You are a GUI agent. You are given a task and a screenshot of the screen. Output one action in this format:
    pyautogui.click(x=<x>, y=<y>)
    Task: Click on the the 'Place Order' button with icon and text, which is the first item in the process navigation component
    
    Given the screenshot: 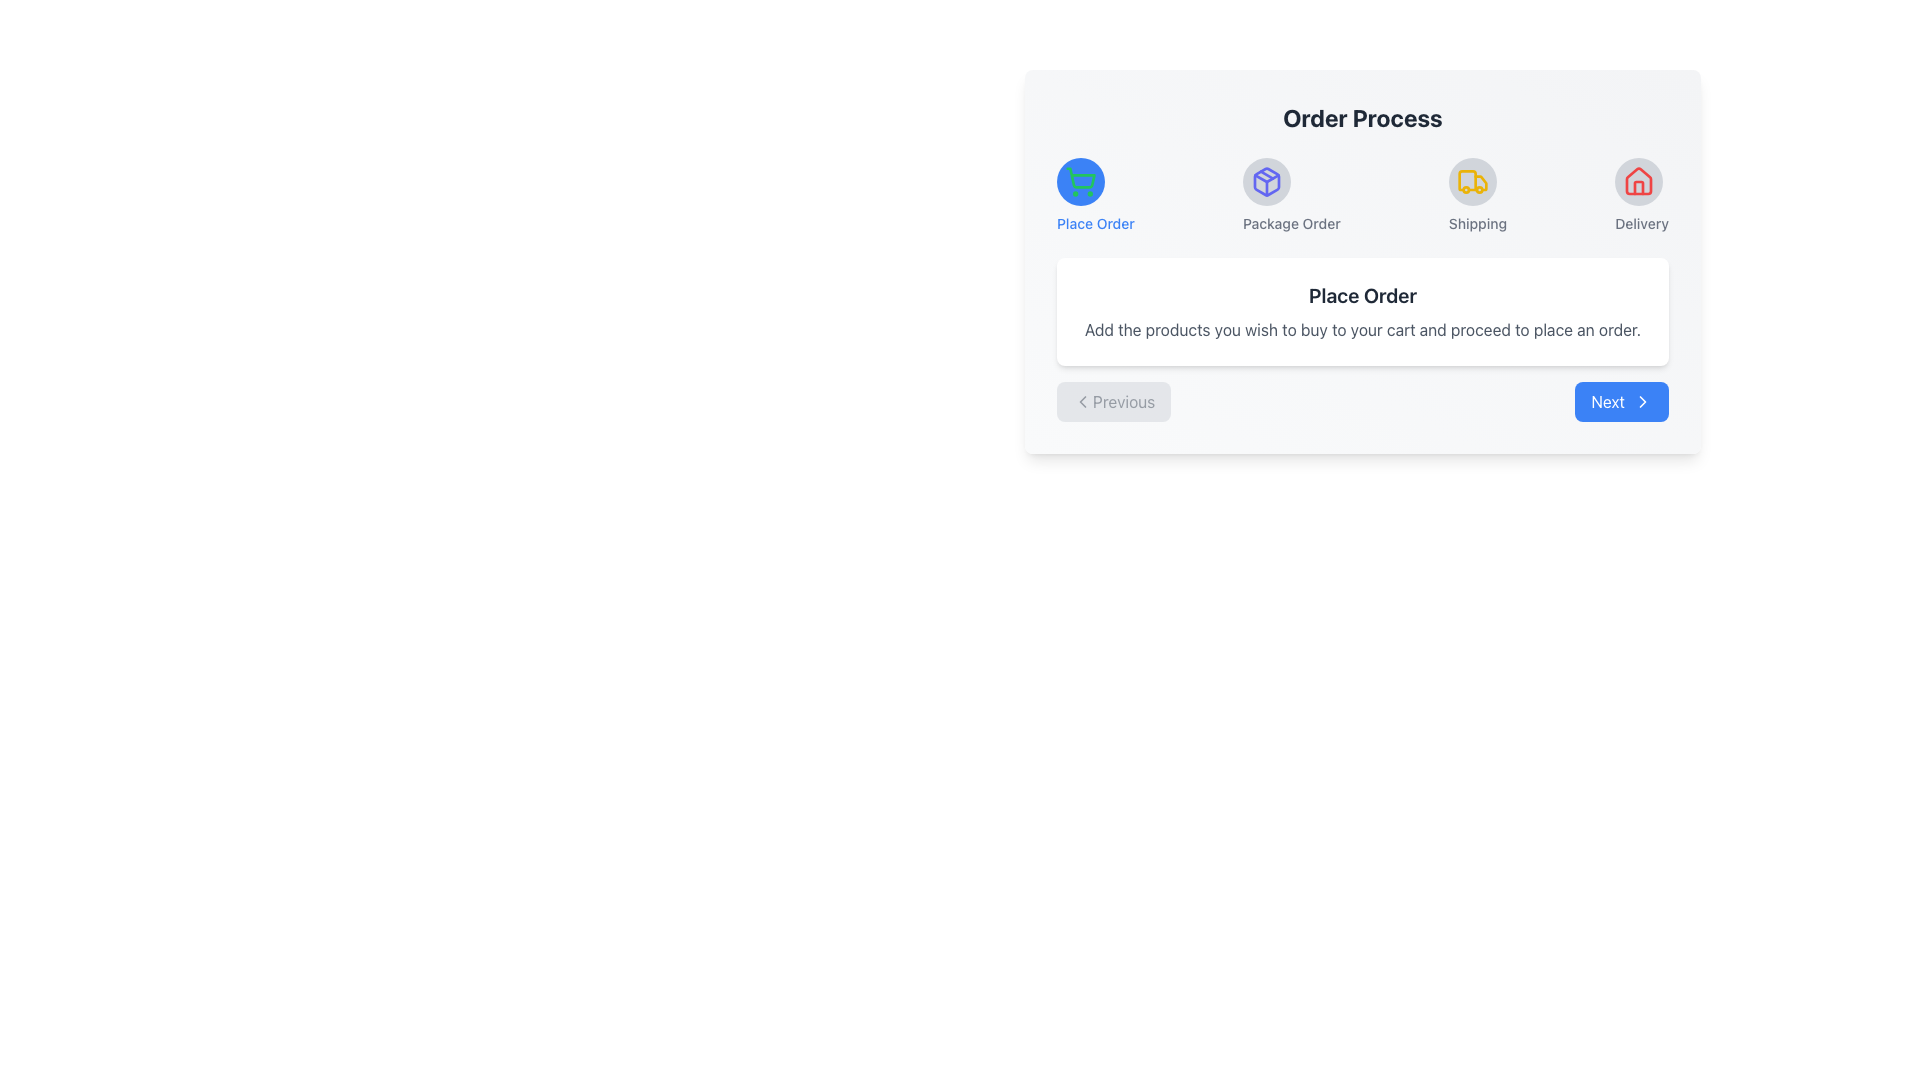 What is the action you would take?
    pyautogui.click(x=1094, y=196)
    